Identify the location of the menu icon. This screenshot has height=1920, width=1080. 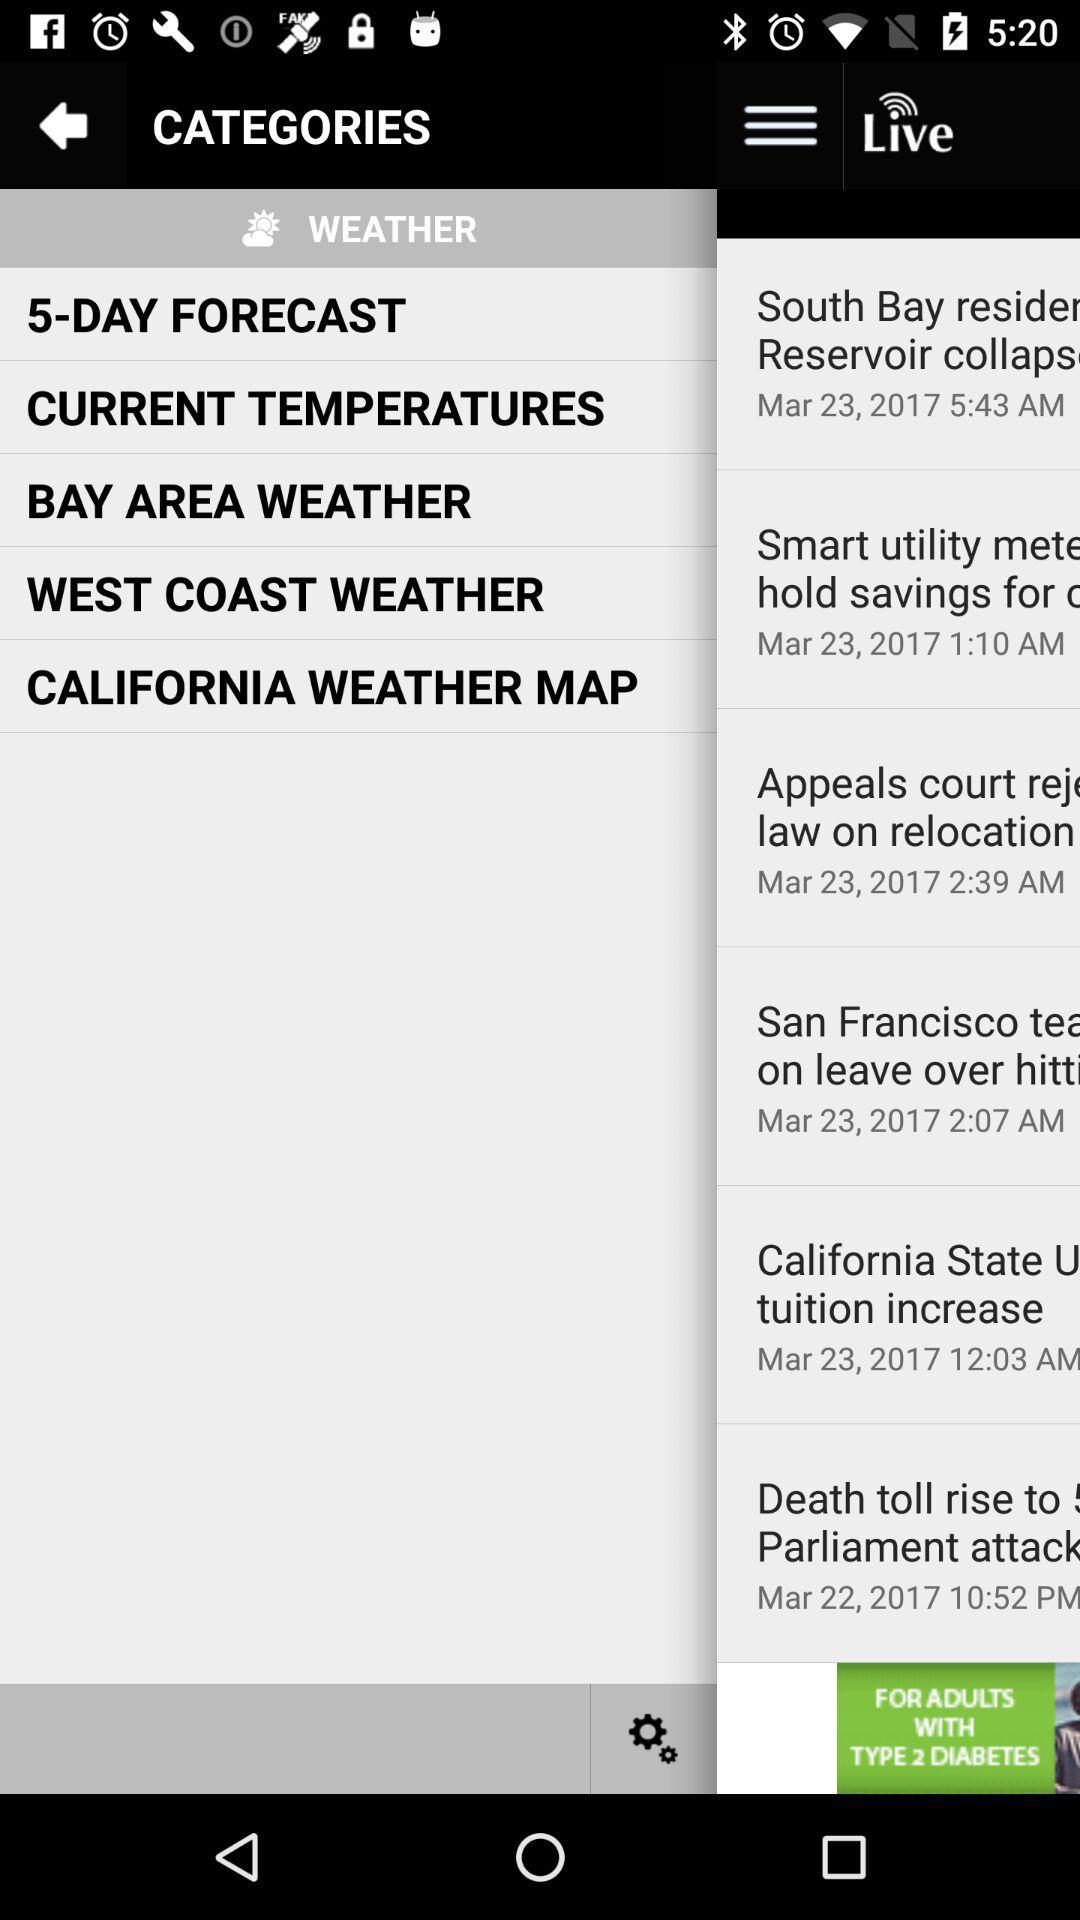
(778, 124).